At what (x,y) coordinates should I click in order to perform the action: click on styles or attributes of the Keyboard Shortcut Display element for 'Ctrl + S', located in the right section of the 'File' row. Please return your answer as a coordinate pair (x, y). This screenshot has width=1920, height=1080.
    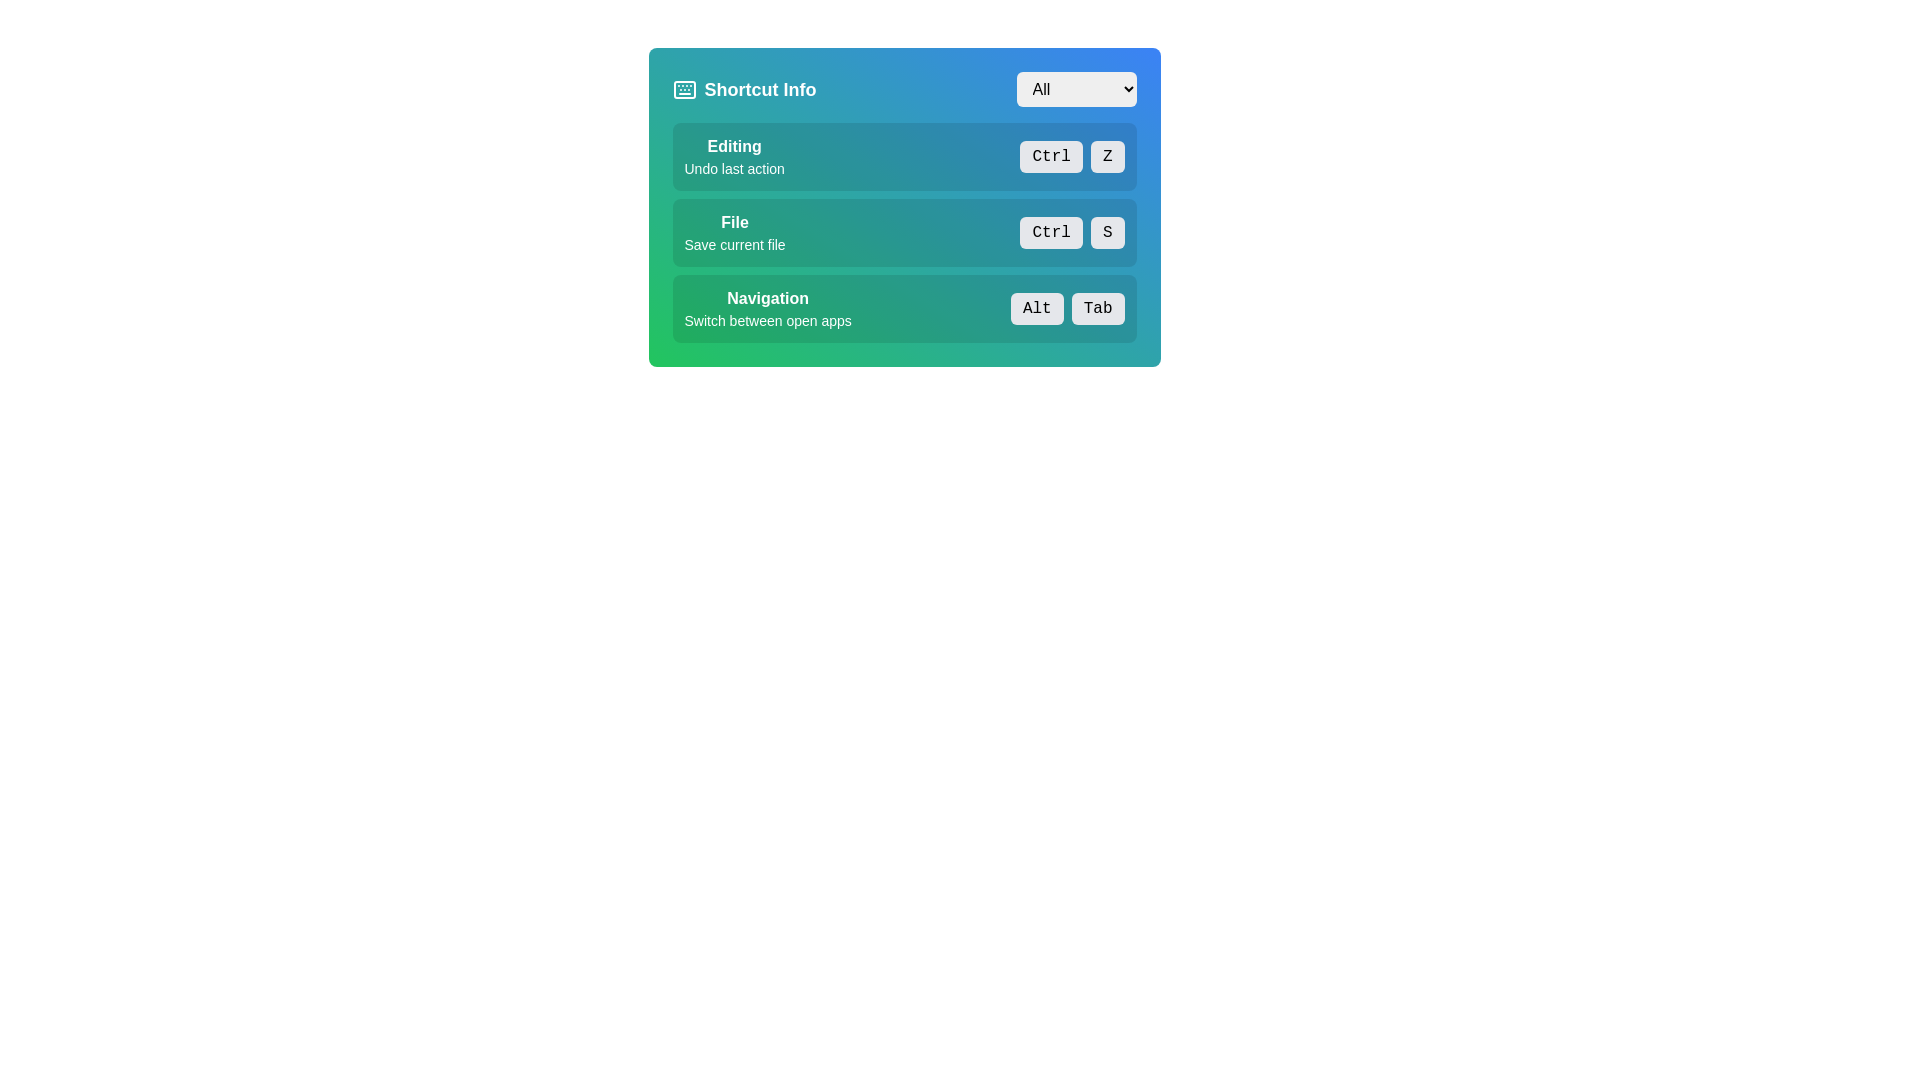
    Looking at the image, I should click on (1071, 231).